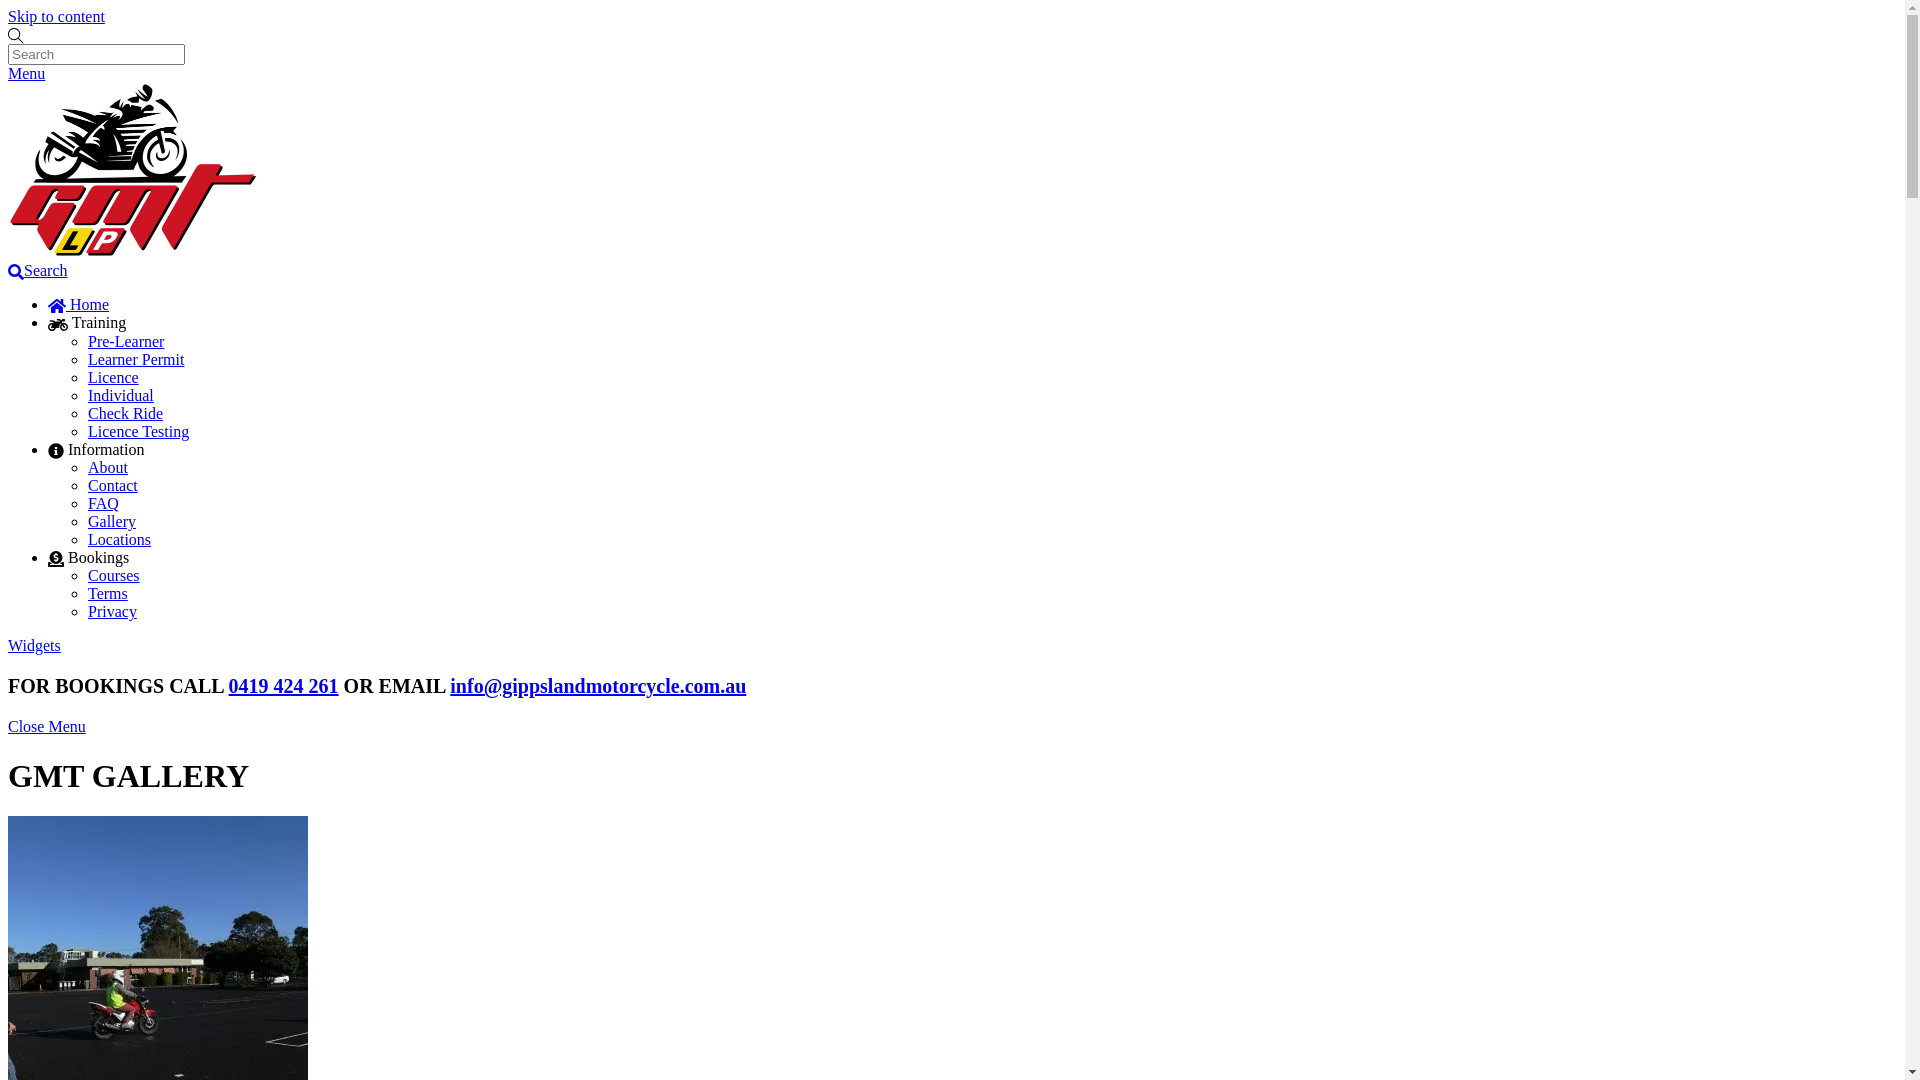 Image resolution: width=1920 pixels, height=1080 pixels. Describe the element at coordinates (85, 321) in the screenshot. I see `'Training'` at that location.